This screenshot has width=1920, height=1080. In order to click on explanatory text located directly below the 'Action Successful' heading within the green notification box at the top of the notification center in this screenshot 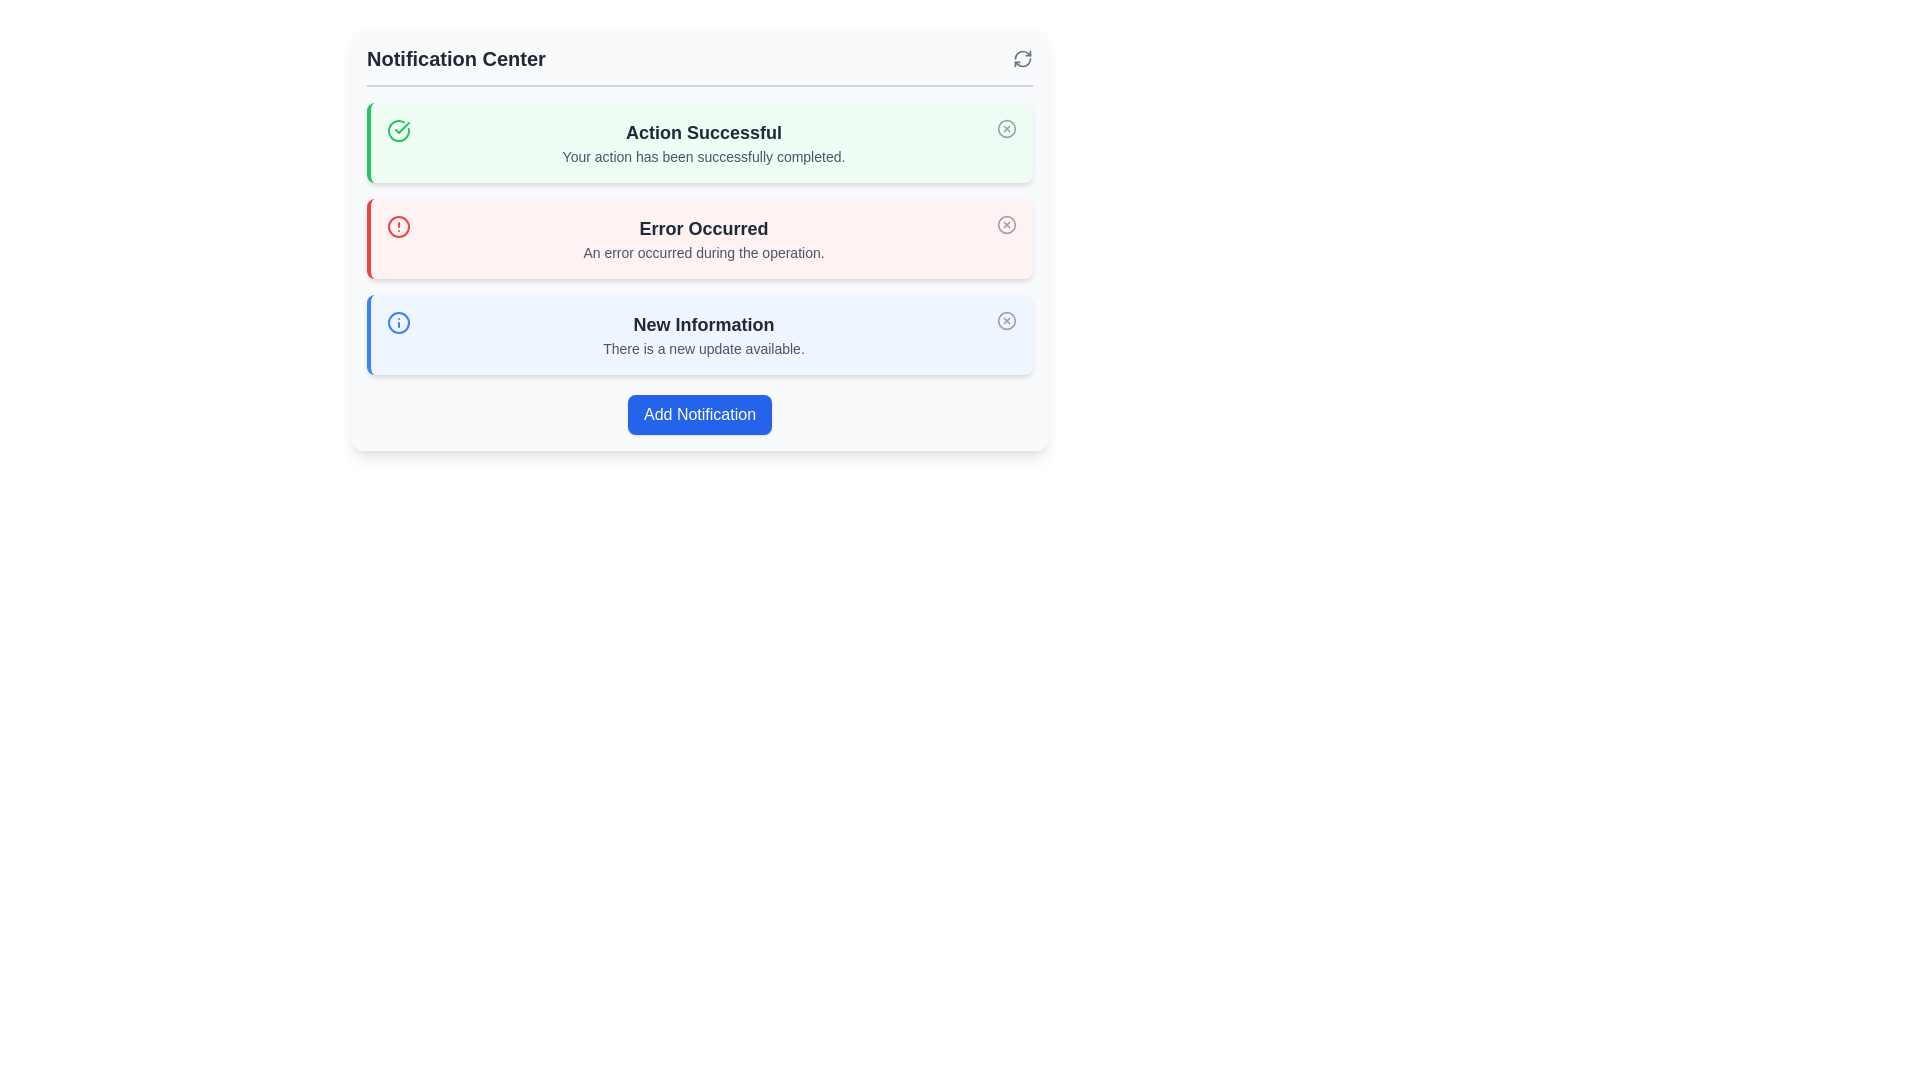, I will do `click(704, 156)`.